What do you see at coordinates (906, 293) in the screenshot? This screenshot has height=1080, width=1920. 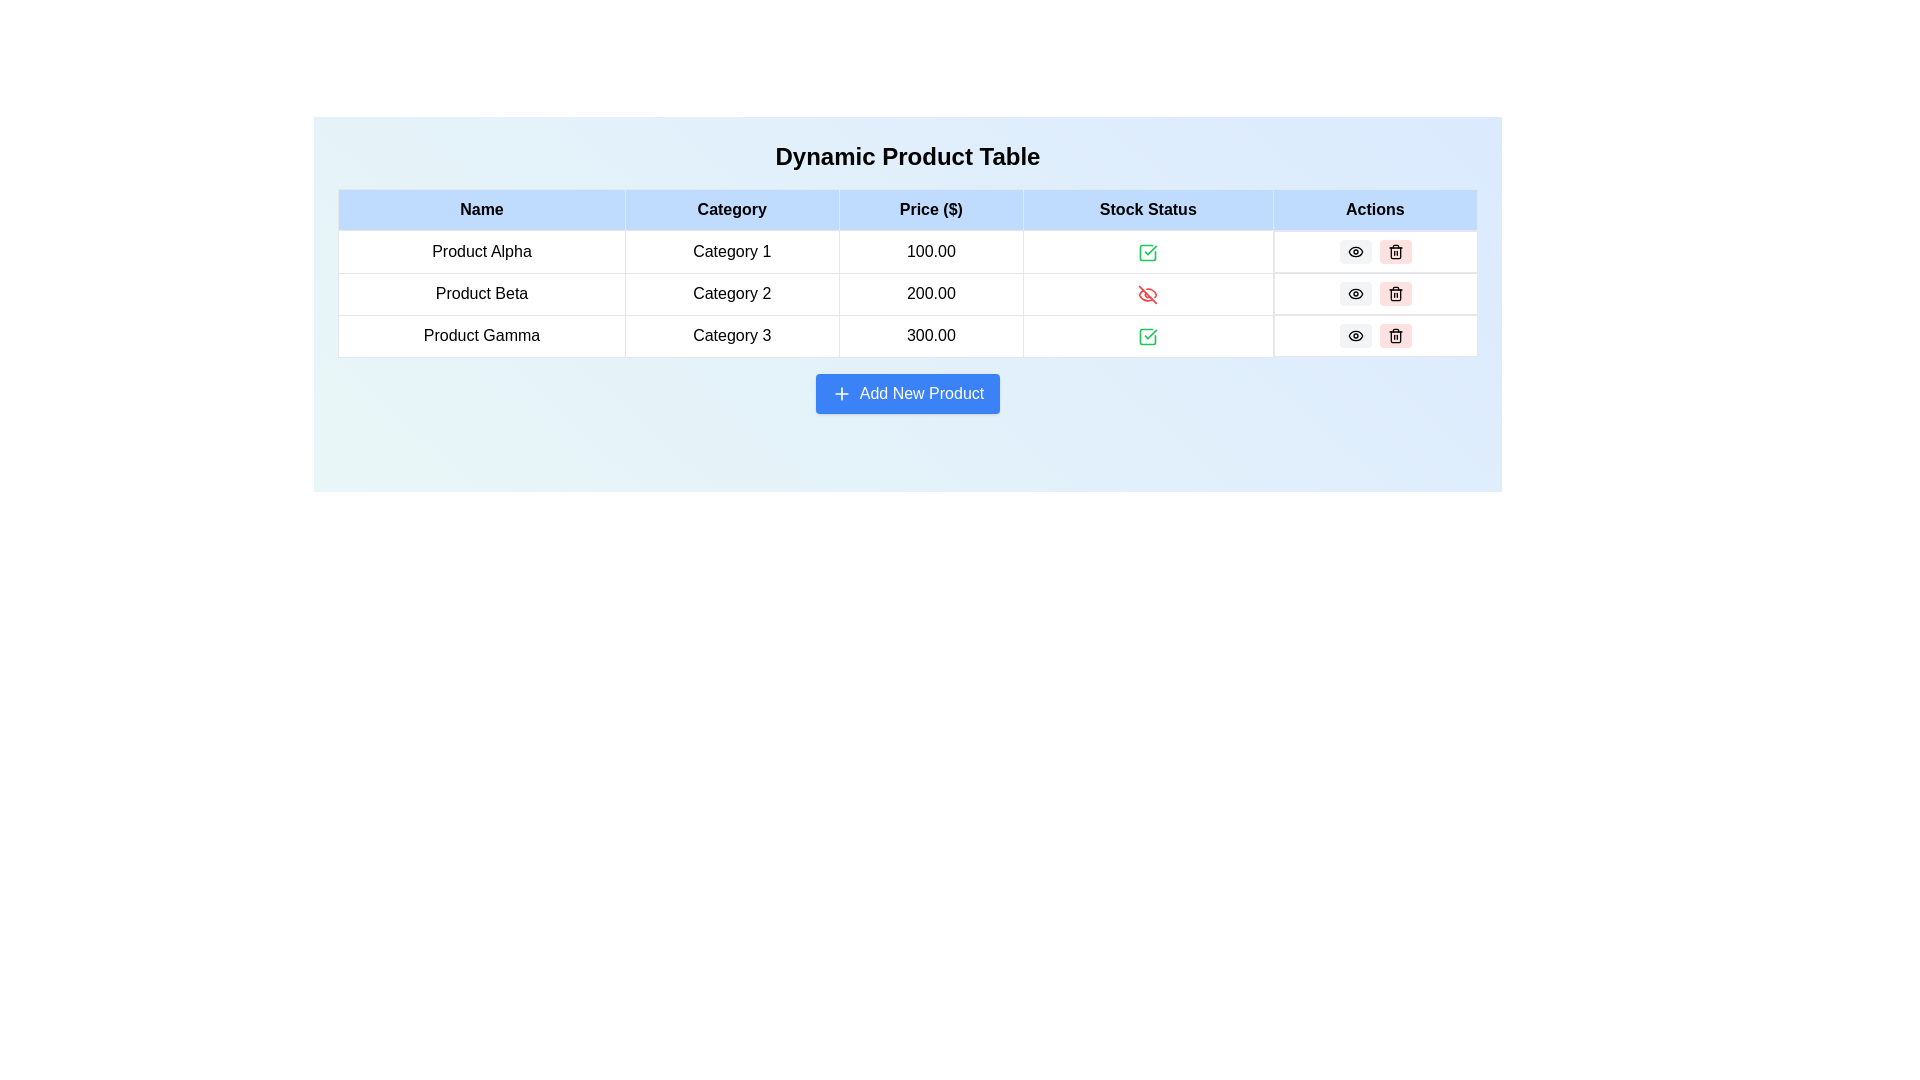 I see `the second row of the 'Dynamic Product Table' that contains 'Product Beta', 'Category 2', and '200.00'` at bounding box center [906, 293].